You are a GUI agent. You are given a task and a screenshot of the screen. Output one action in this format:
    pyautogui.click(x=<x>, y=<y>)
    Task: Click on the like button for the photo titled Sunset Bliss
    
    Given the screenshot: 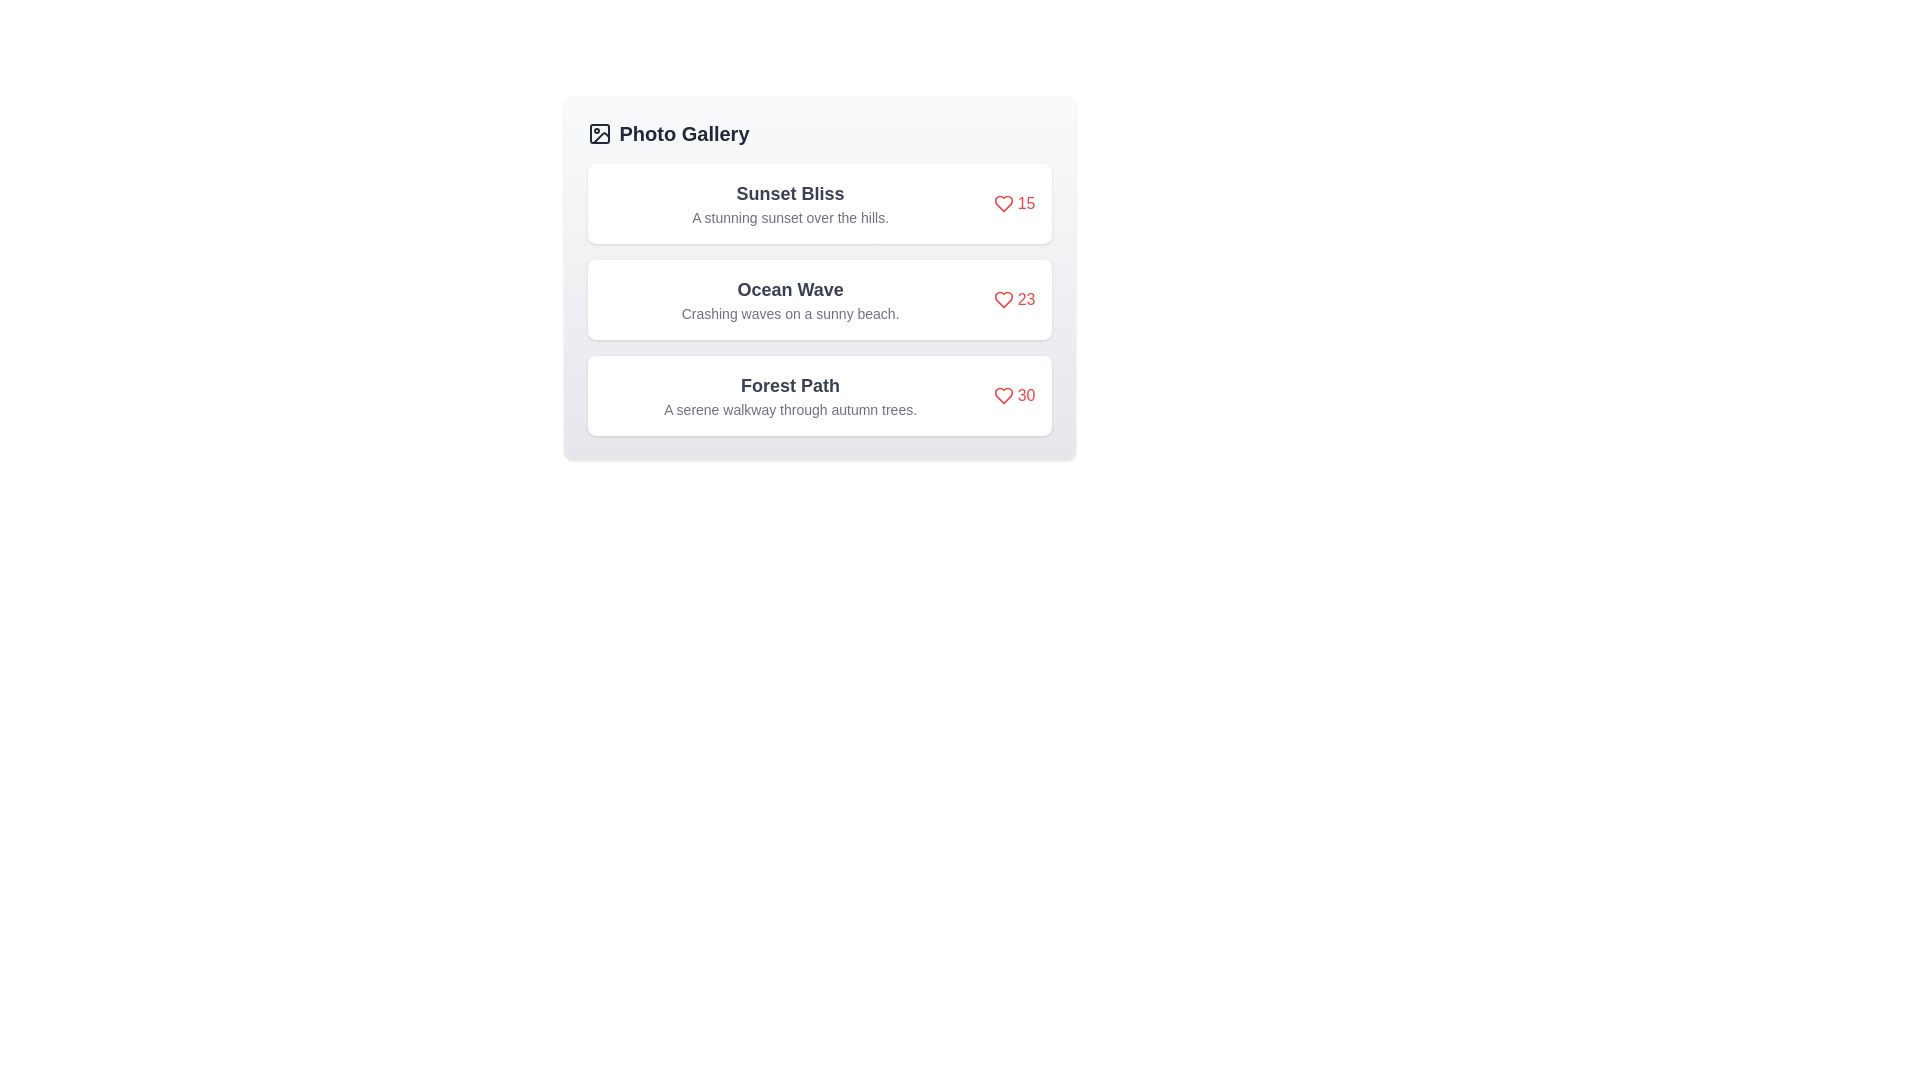 What is the action you would take?
    pyautogui.click(x=1014, y=204)
    